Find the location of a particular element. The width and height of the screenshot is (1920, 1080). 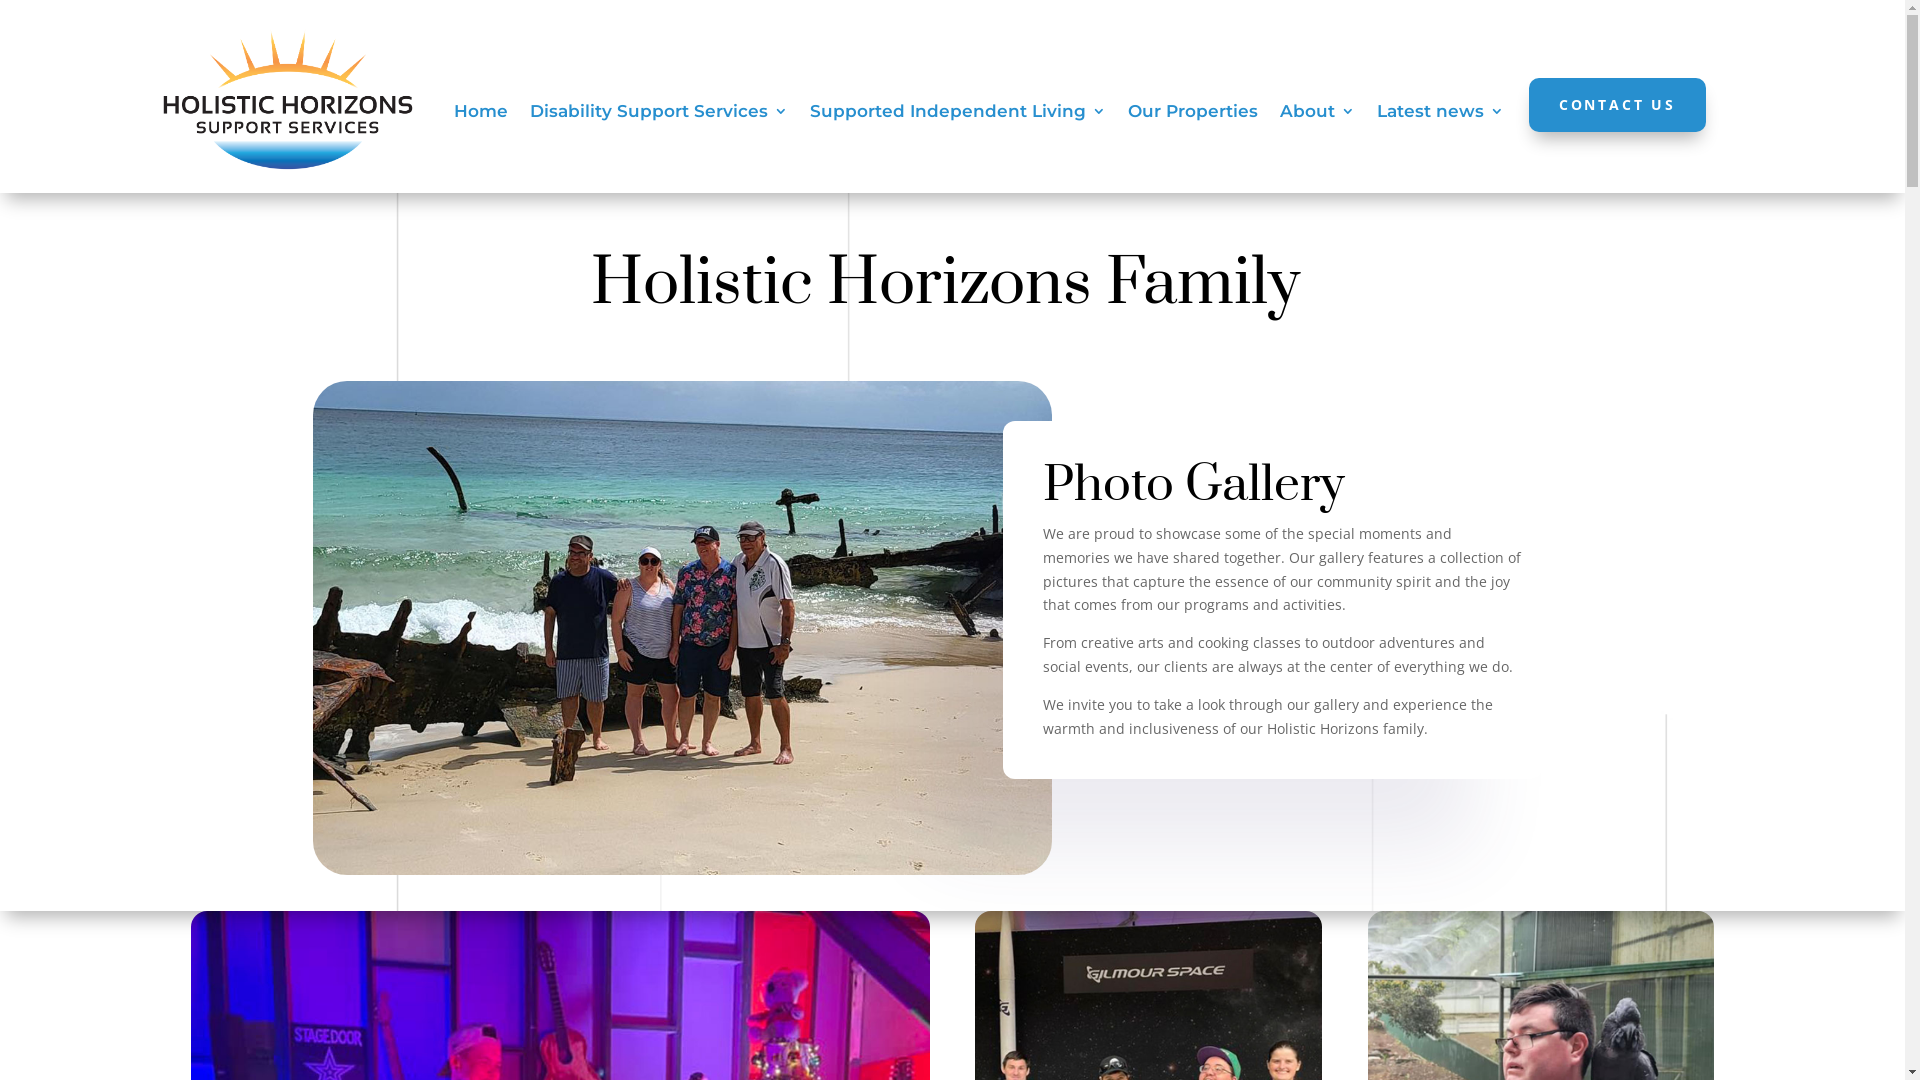

'Disability Support Services' is located at coordinates (658, 115).